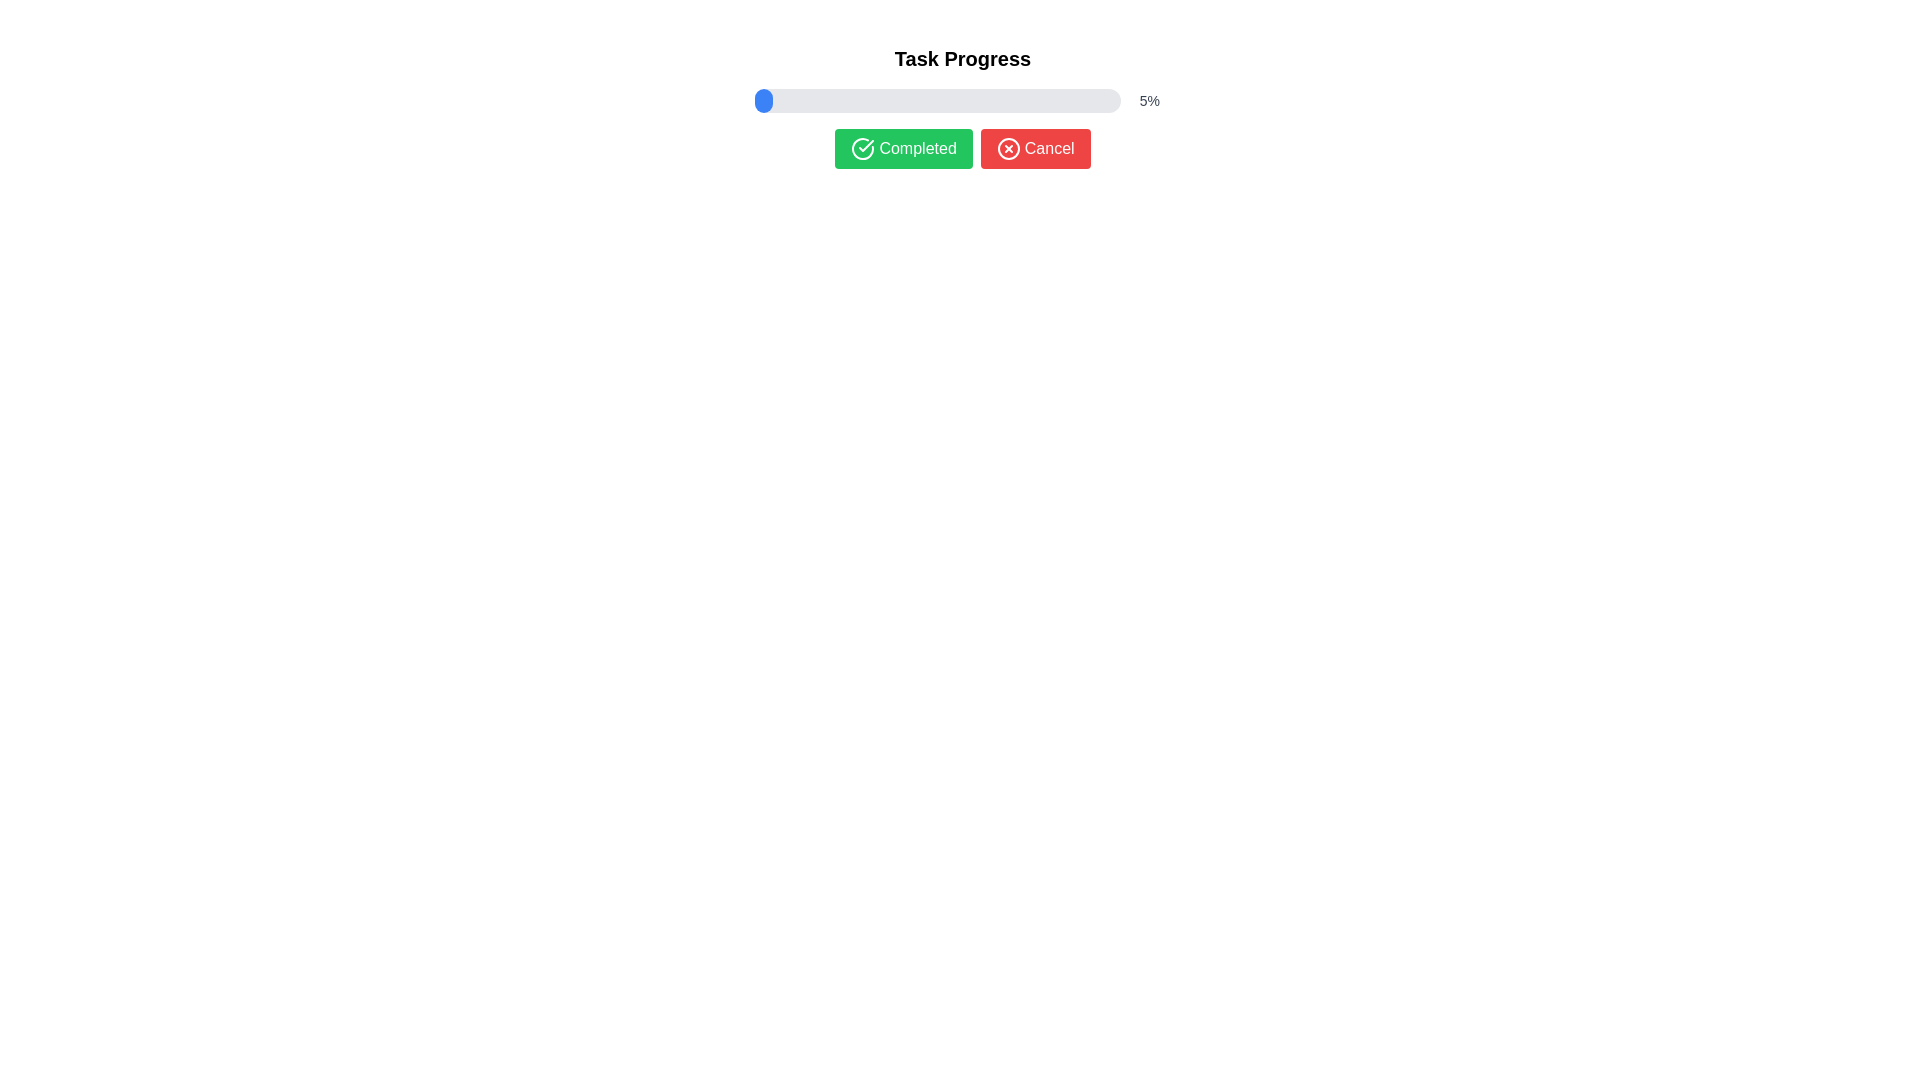  What do you see at coordinates (963, 57) in the screenshot?
I see `the bold and centered text reading 'Task Progress' at the top of the panel` at bounding box center [963, 57].